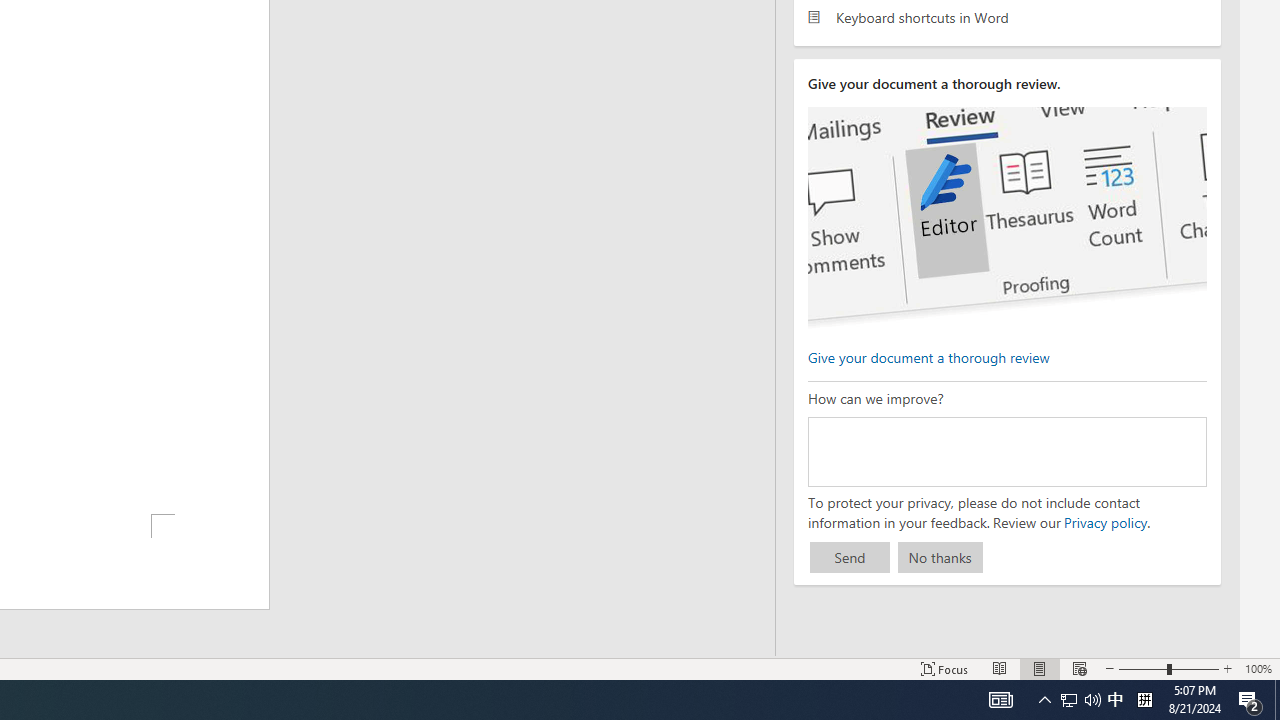 The height and width of the screenshot is (720, 1280). Describe the element at coordinates (1007, 17) in the screenshot. I see `'Keyboard shortcuts in Word'` at that location.